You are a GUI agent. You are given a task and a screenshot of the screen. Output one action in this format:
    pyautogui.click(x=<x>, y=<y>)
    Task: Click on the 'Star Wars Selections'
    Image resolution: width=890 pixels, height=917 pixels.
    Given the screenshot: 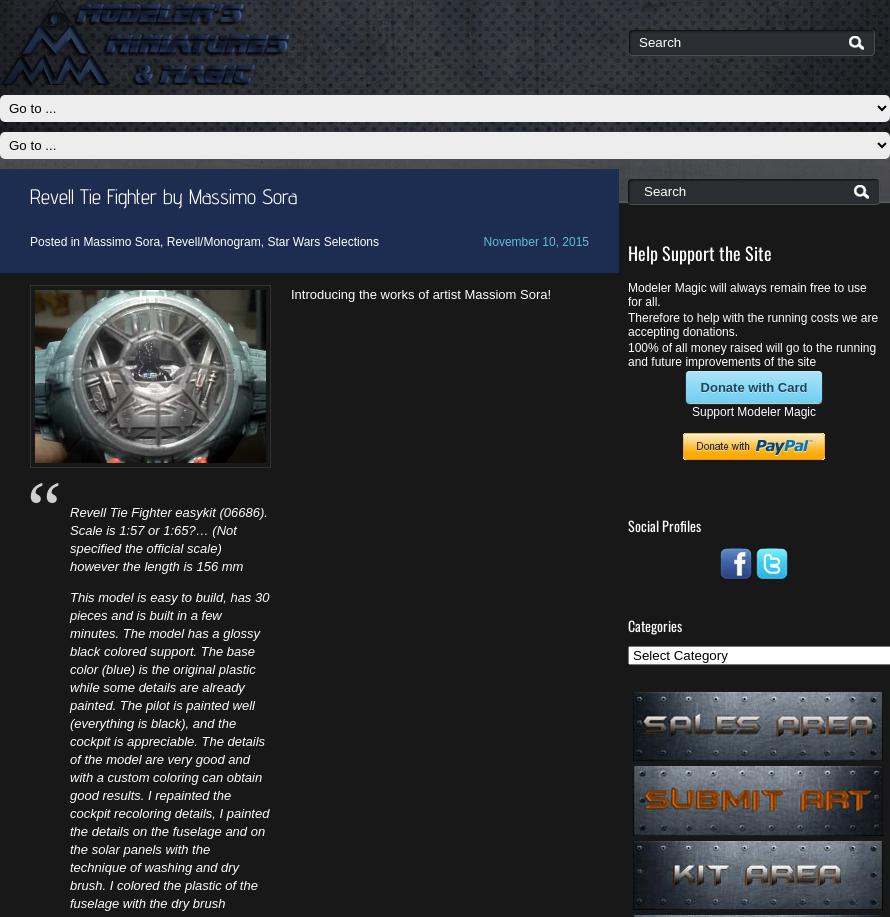 What is the action you would take?
    pyautogui.click(x=322, y=240)
    